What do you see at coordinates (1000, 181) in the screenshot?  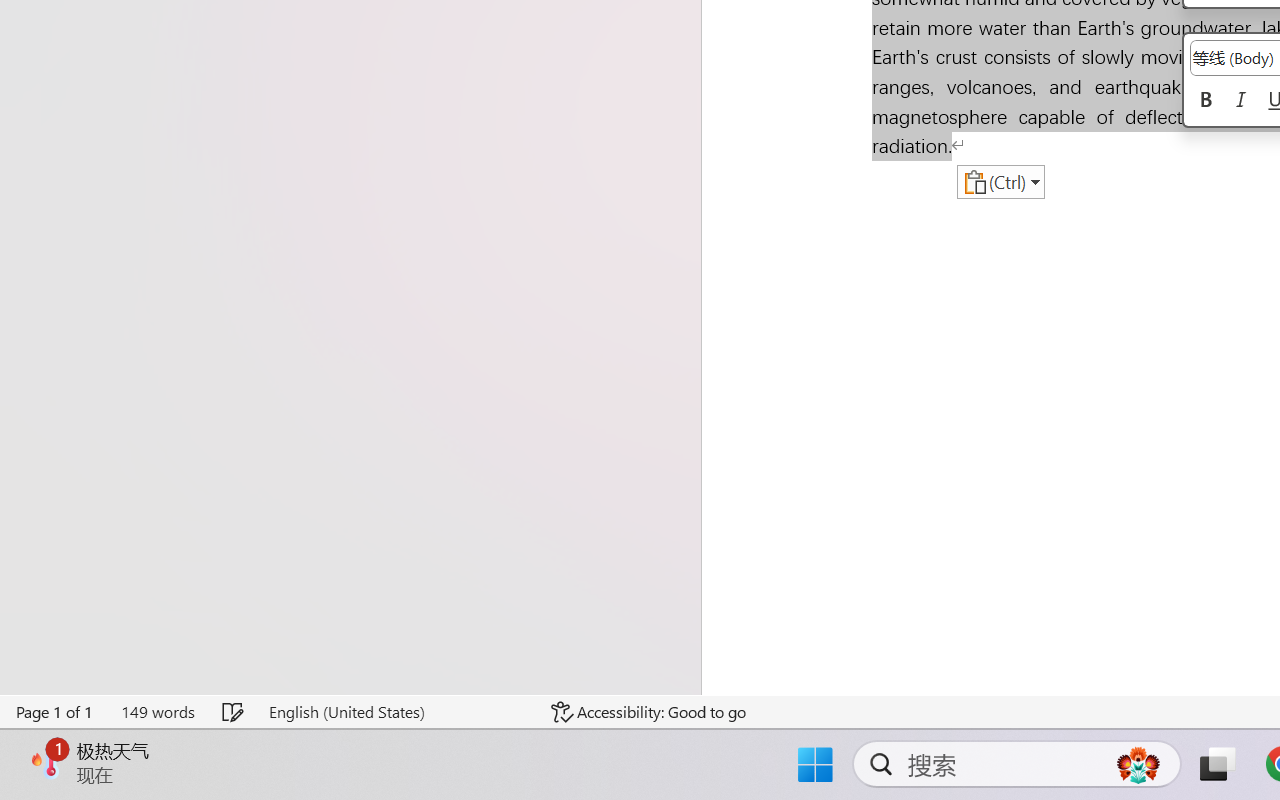 I see `'Action: Paste alternatives'` at bounding box center [1000, 181].